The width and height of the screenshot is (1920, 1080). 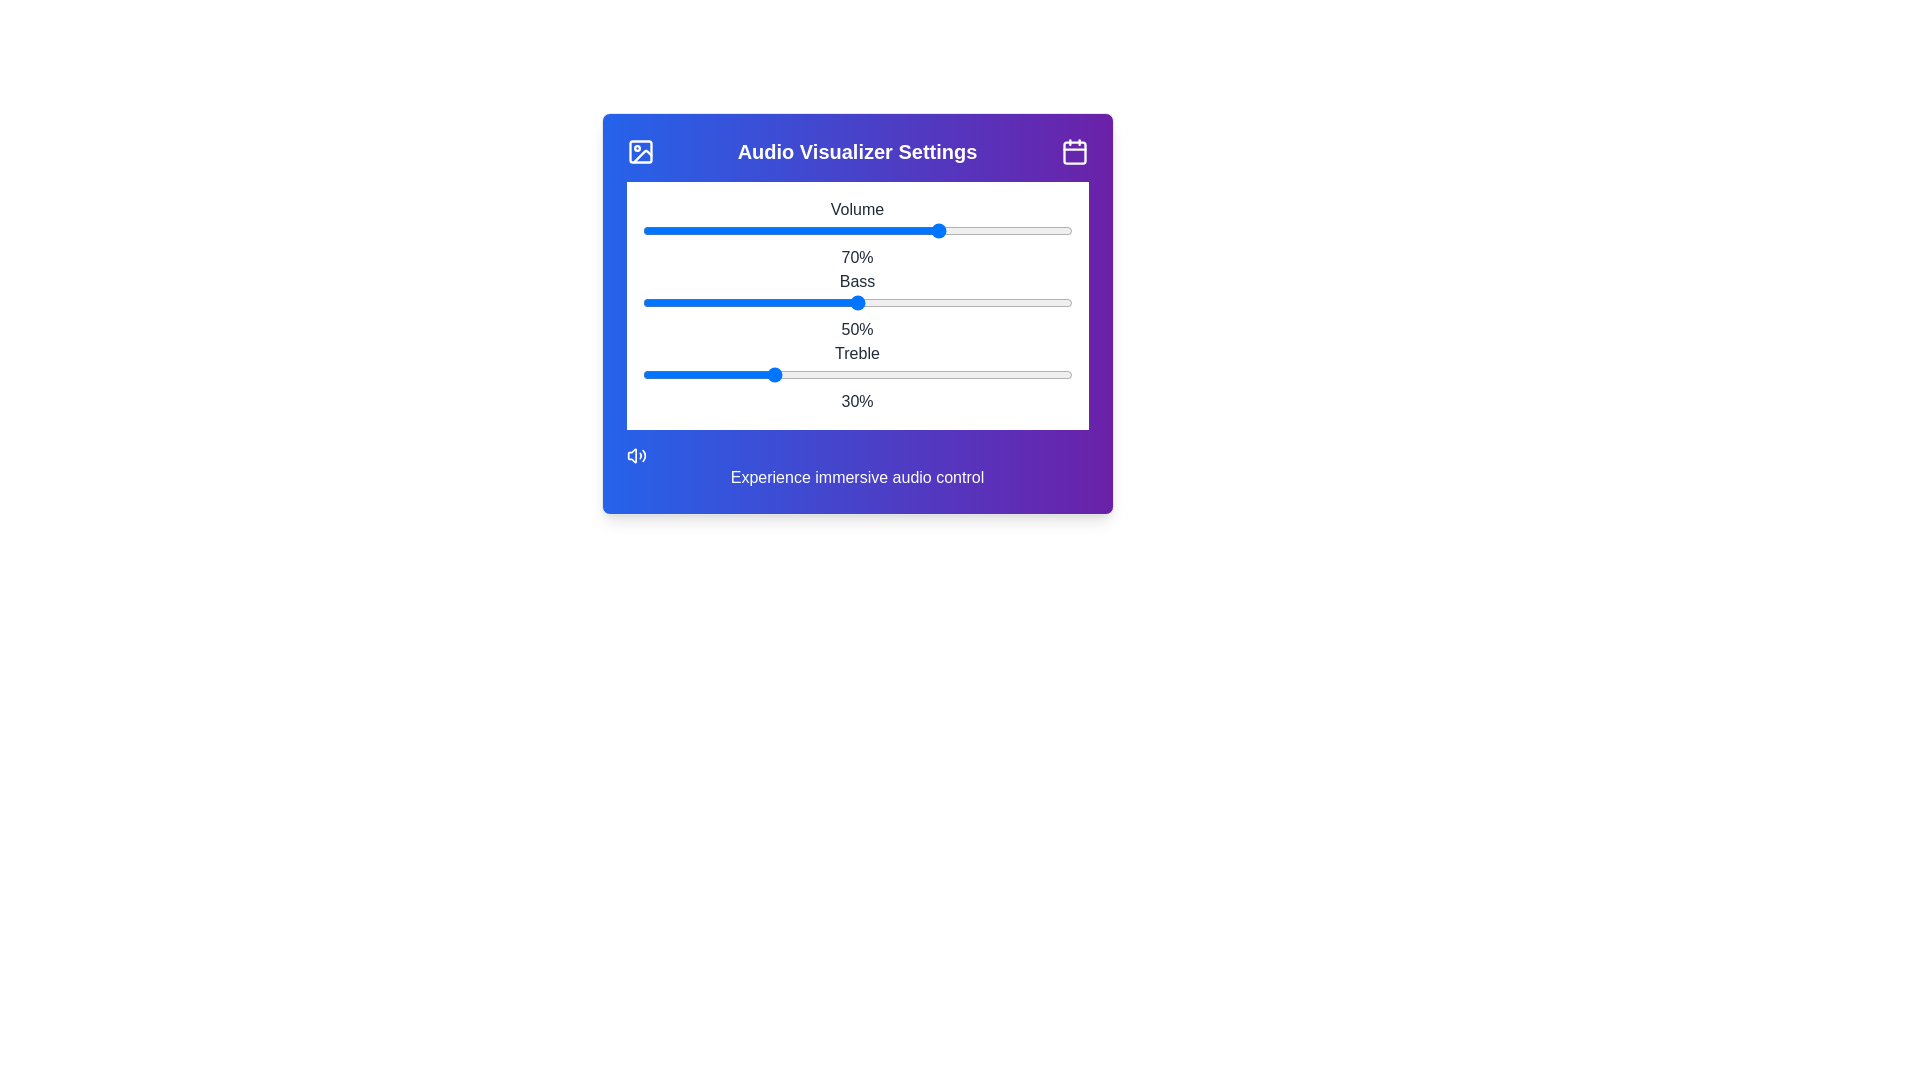 I want to click on the volume slider to set the volume to 10%, so click(x=681, y=230).